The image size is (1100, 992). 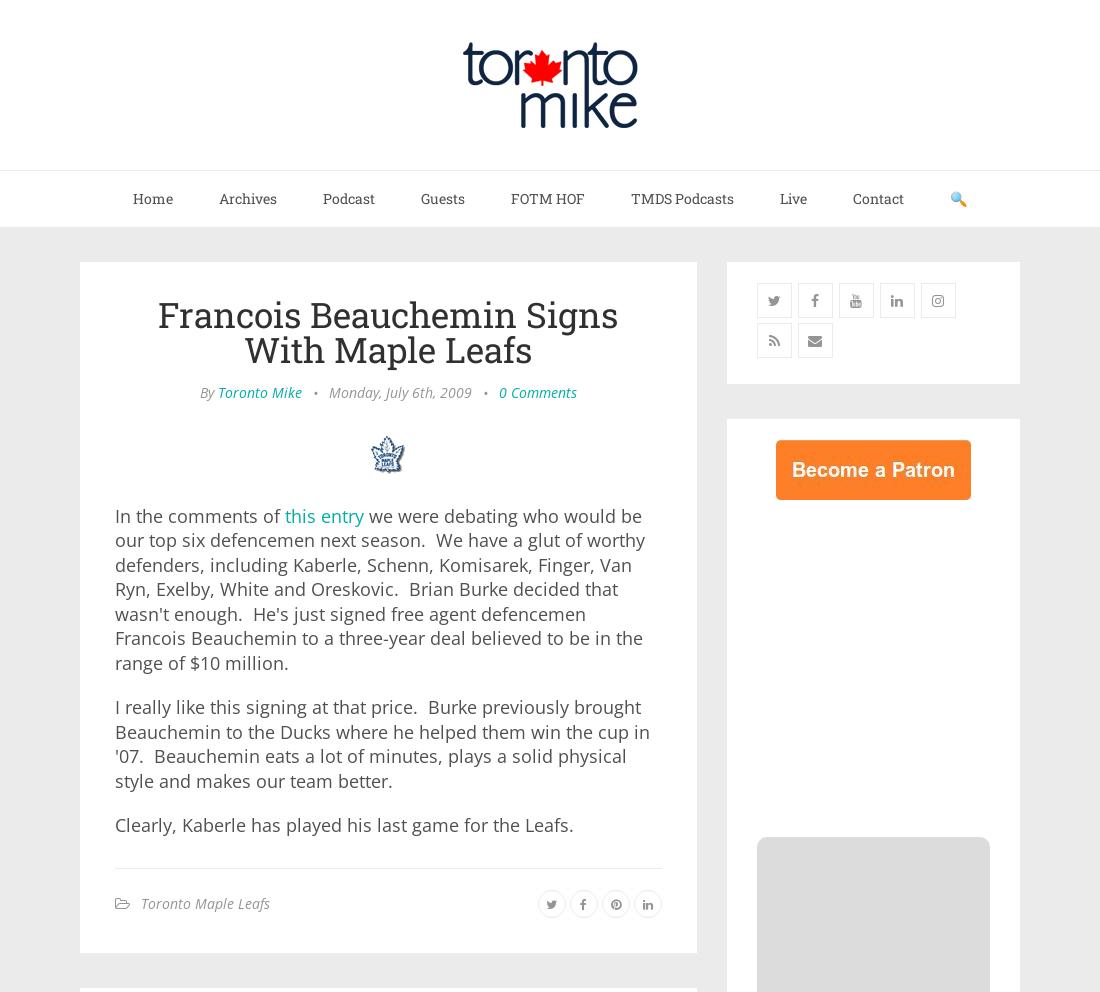 I want to click on 'this entry', so click(x=284, y=514).